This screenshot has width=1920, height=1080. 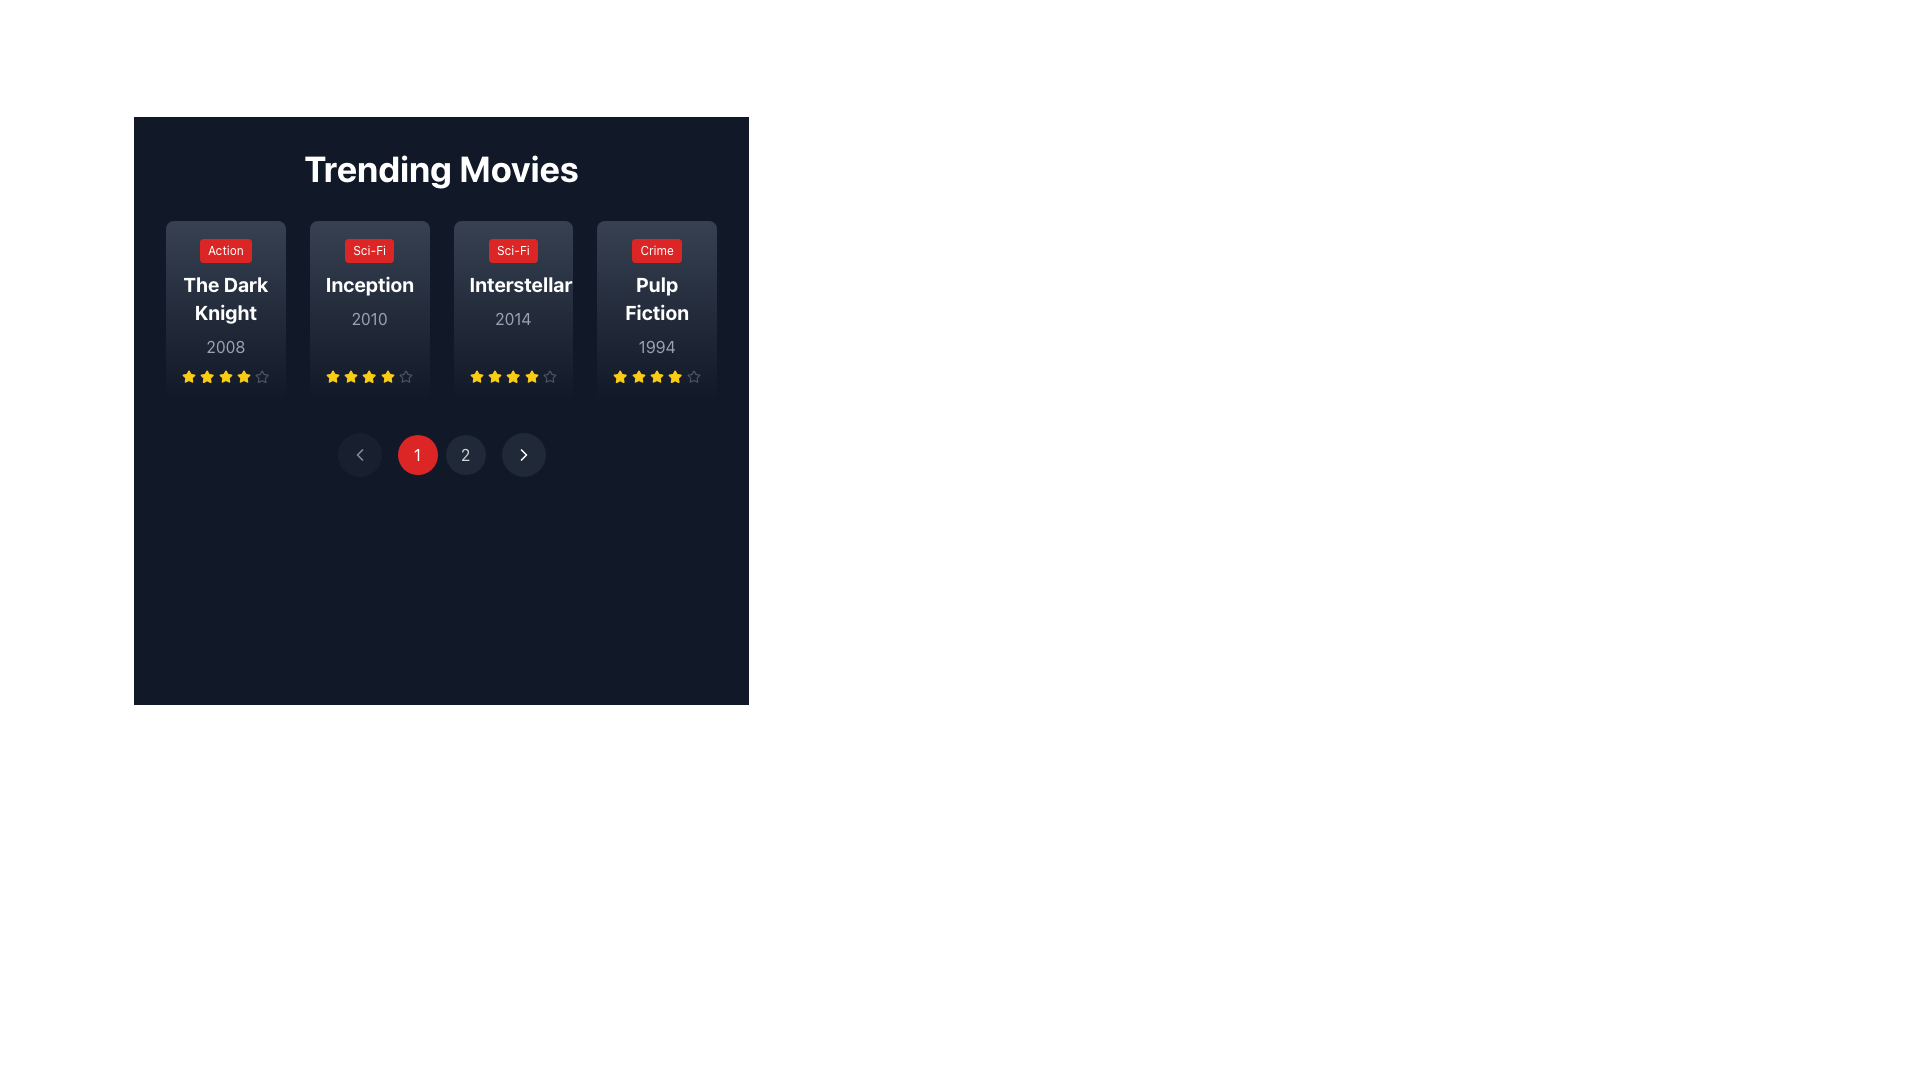 I want to click on the third star icon in the rating component for the movie 'Interstellar', so click(x=513, y=376).